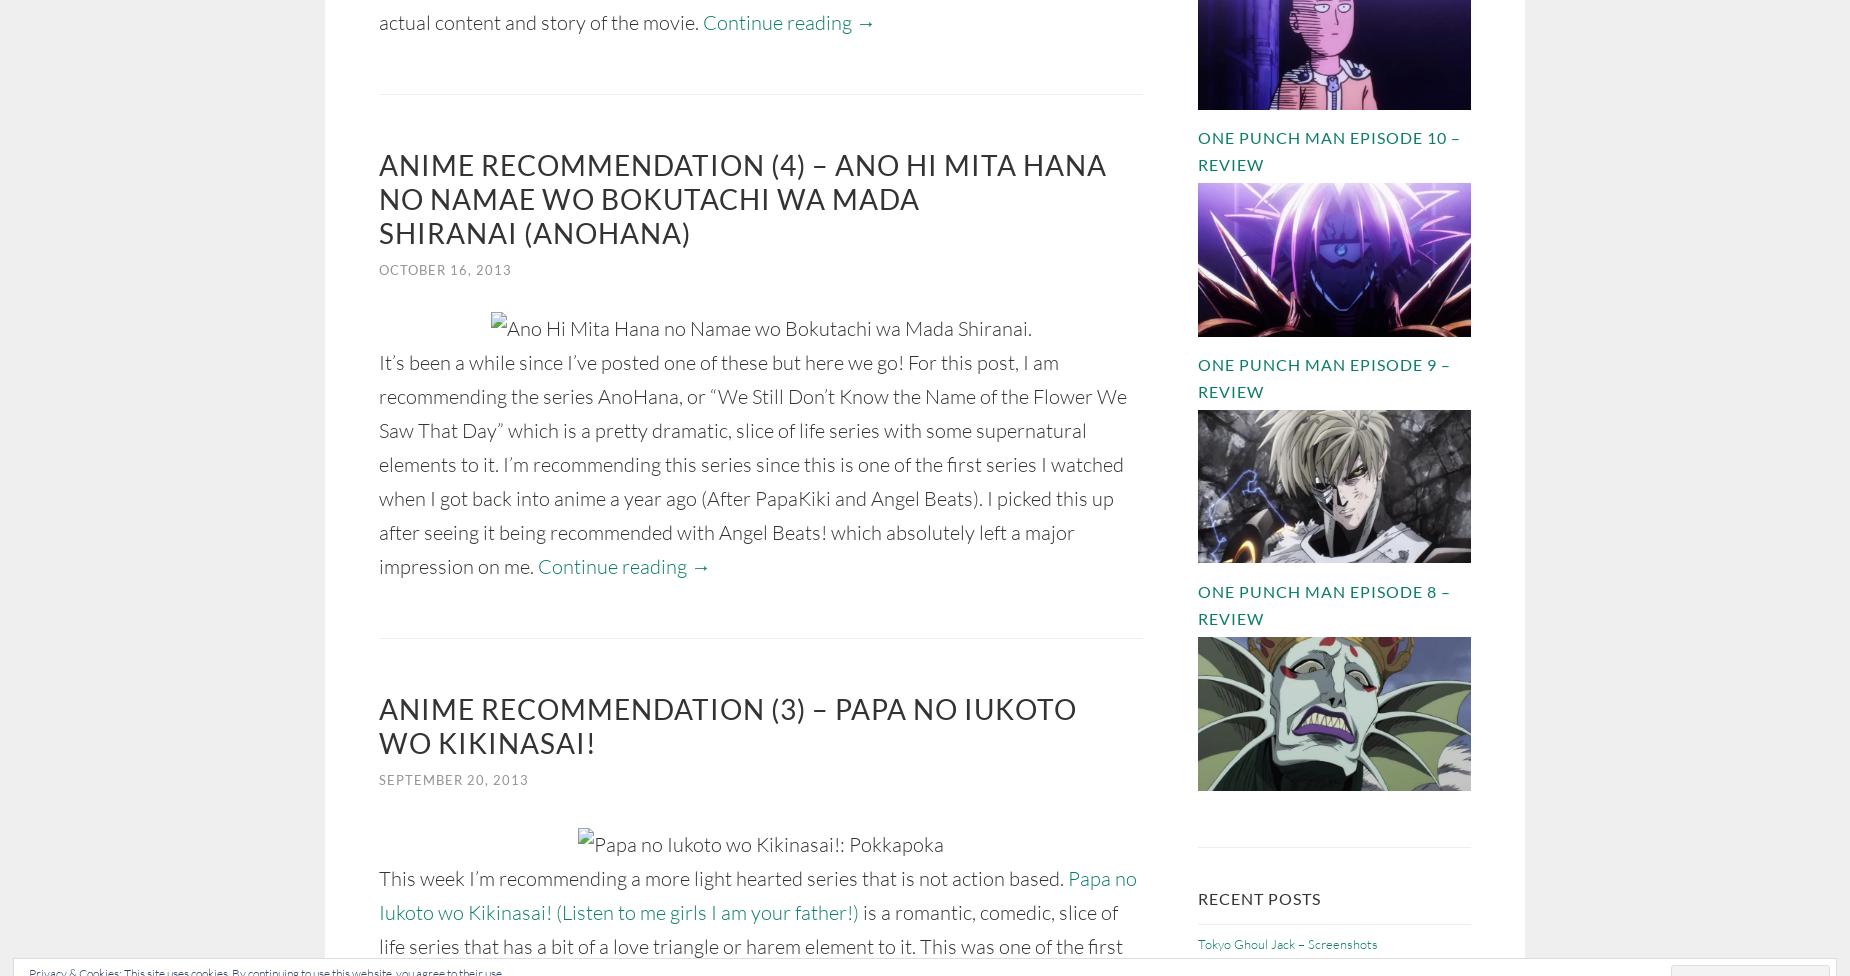  I want to click on 'One Punch Man Episode 10 – Review', so click(1197, 149).